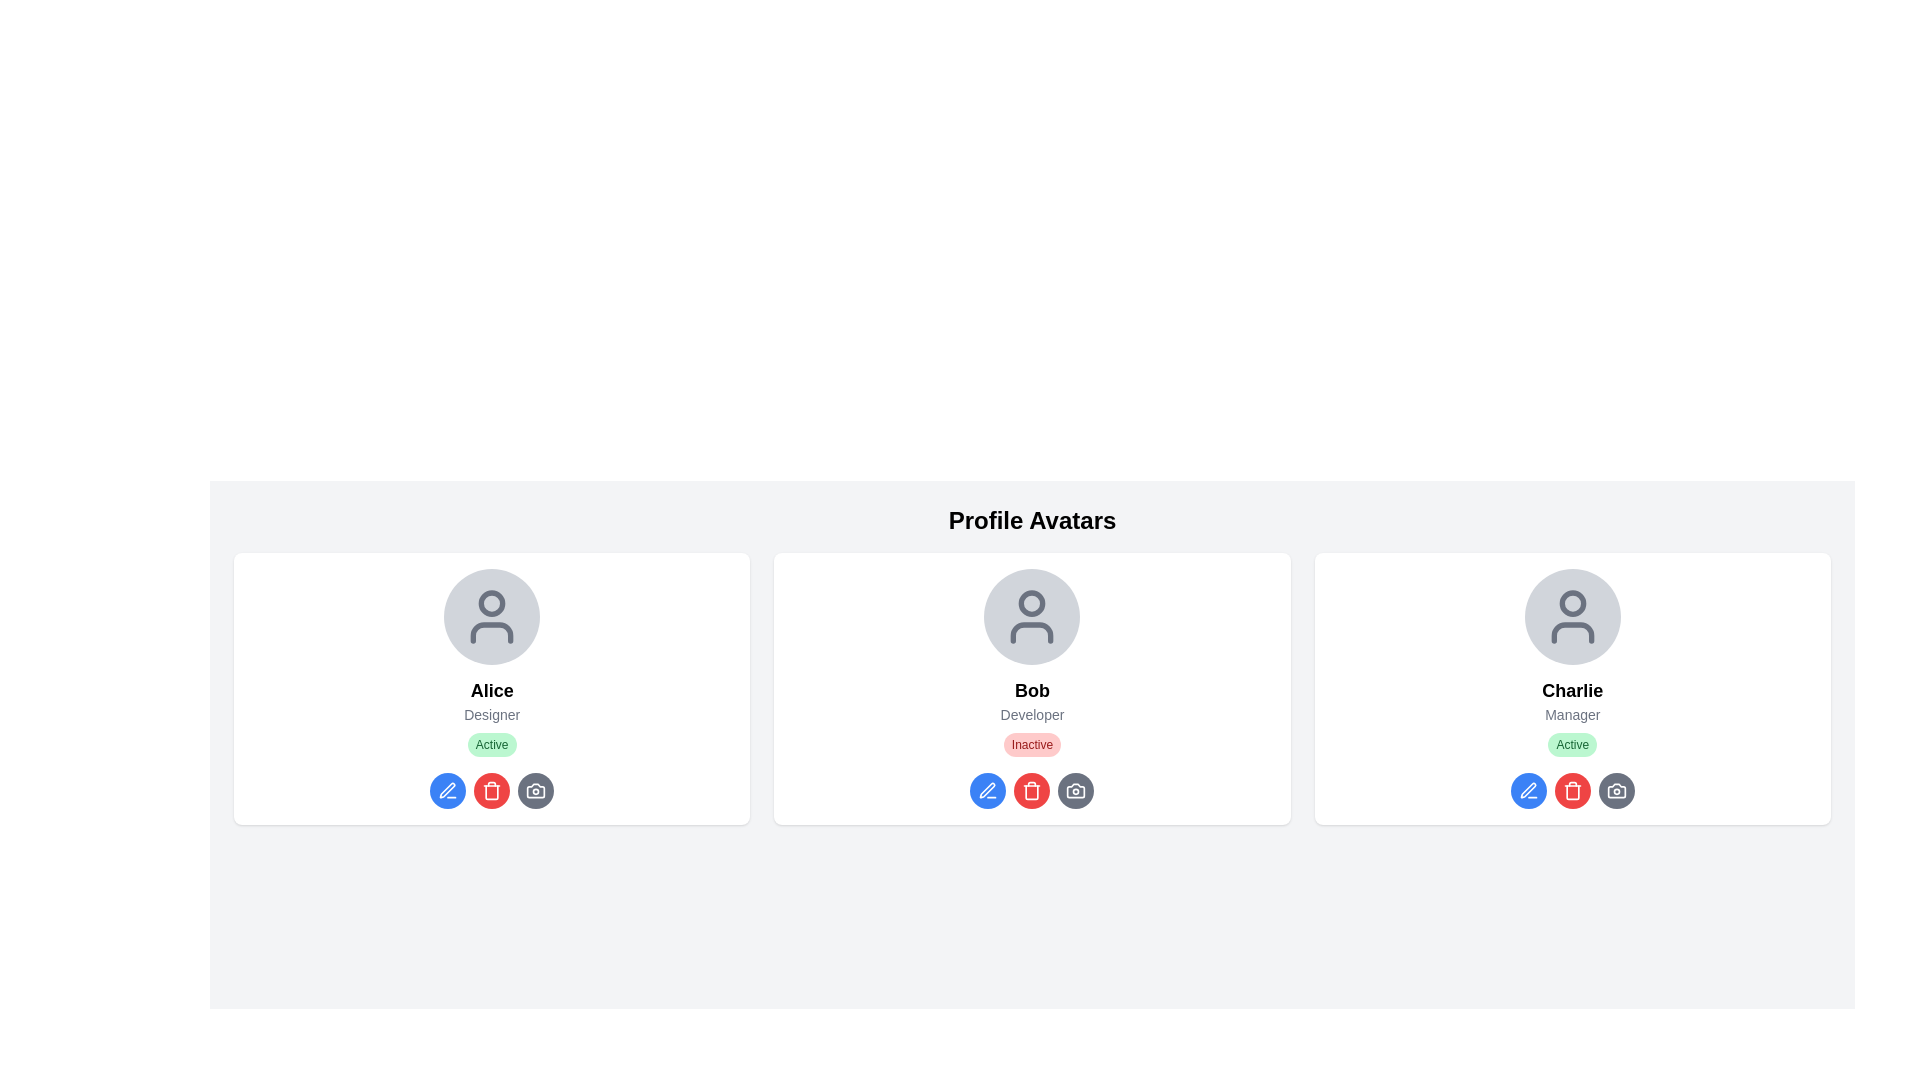  What do you see at coordinates (1075, 789) in the screenshot?
I see `the camera icon within the circular button located in the bottom right of the 'Bob' profile card section` at bounding box center [1075, 789].